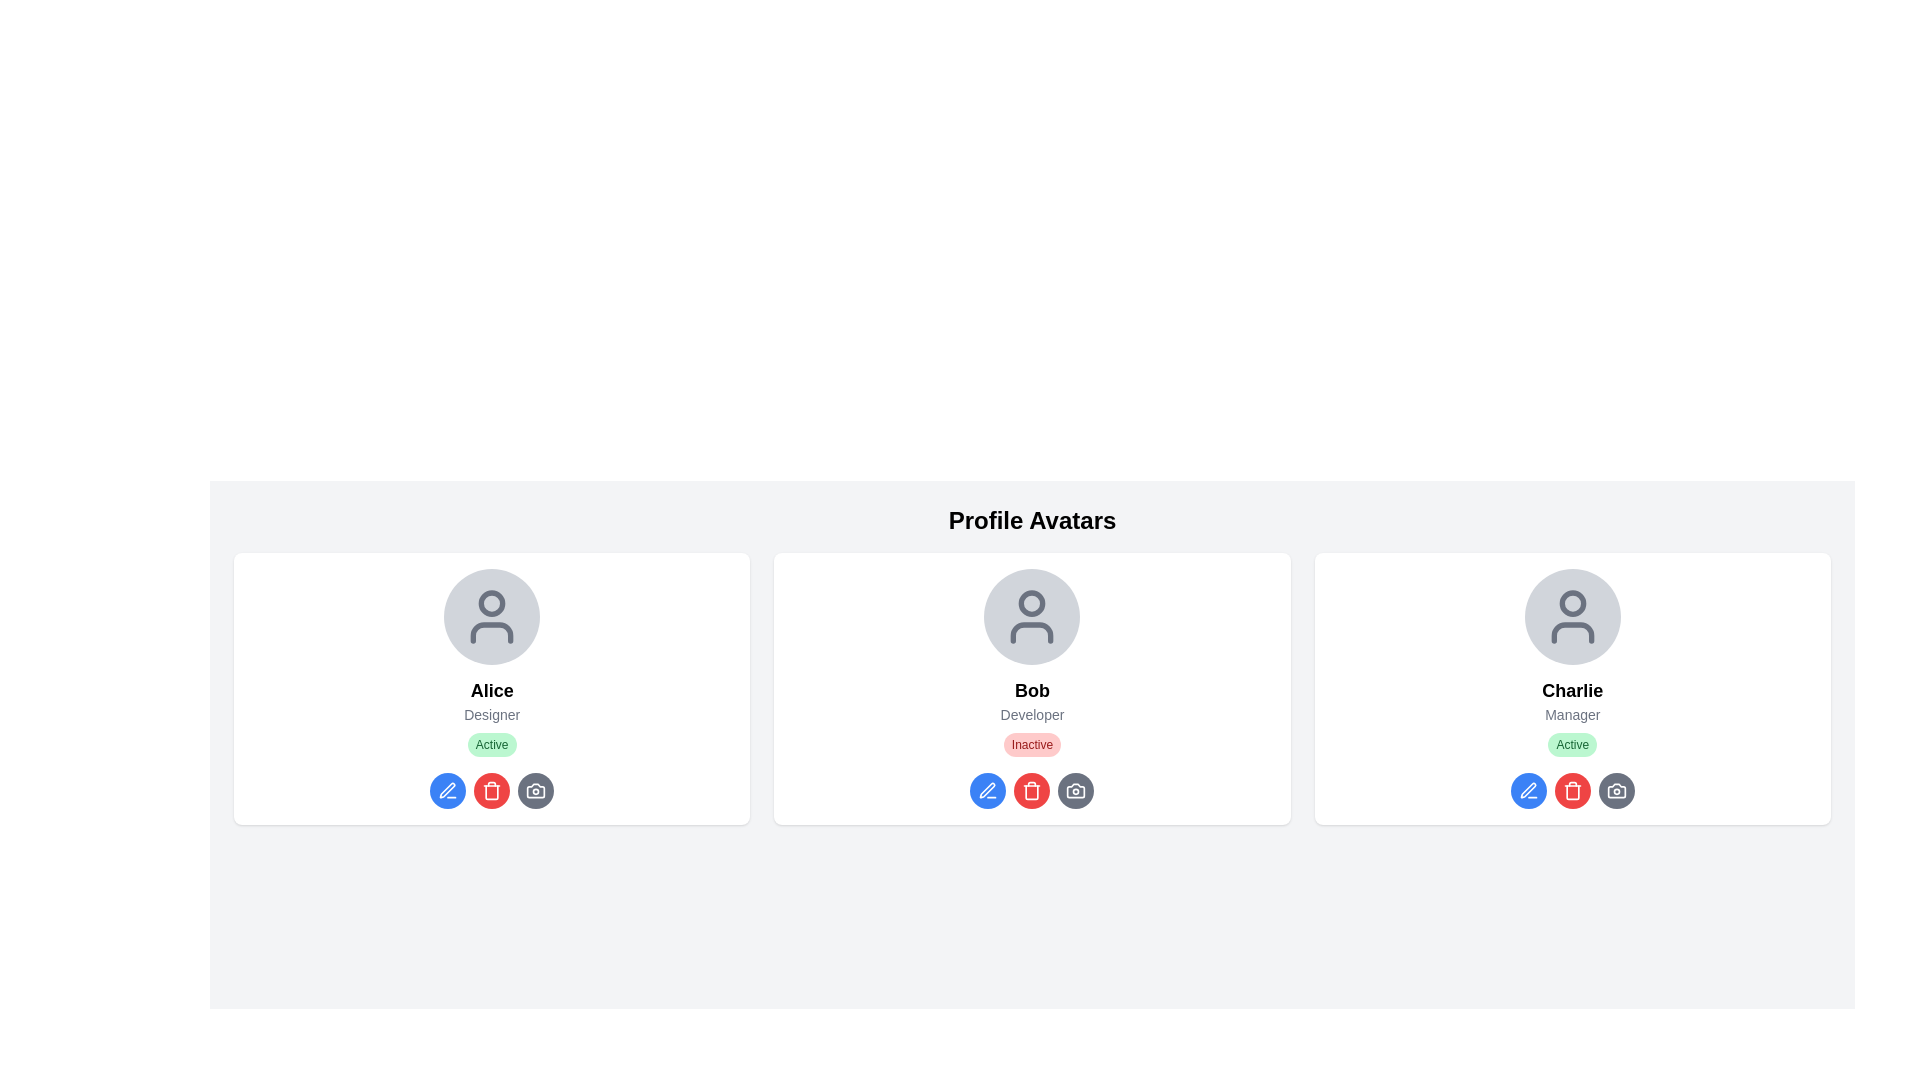  What do you see at coordinates (1075, 789) in the screenshot?
I see `the camera icon within the circular button located in the bottom right of the 'Bob' profile card section` at bounding box center [1075, 789].